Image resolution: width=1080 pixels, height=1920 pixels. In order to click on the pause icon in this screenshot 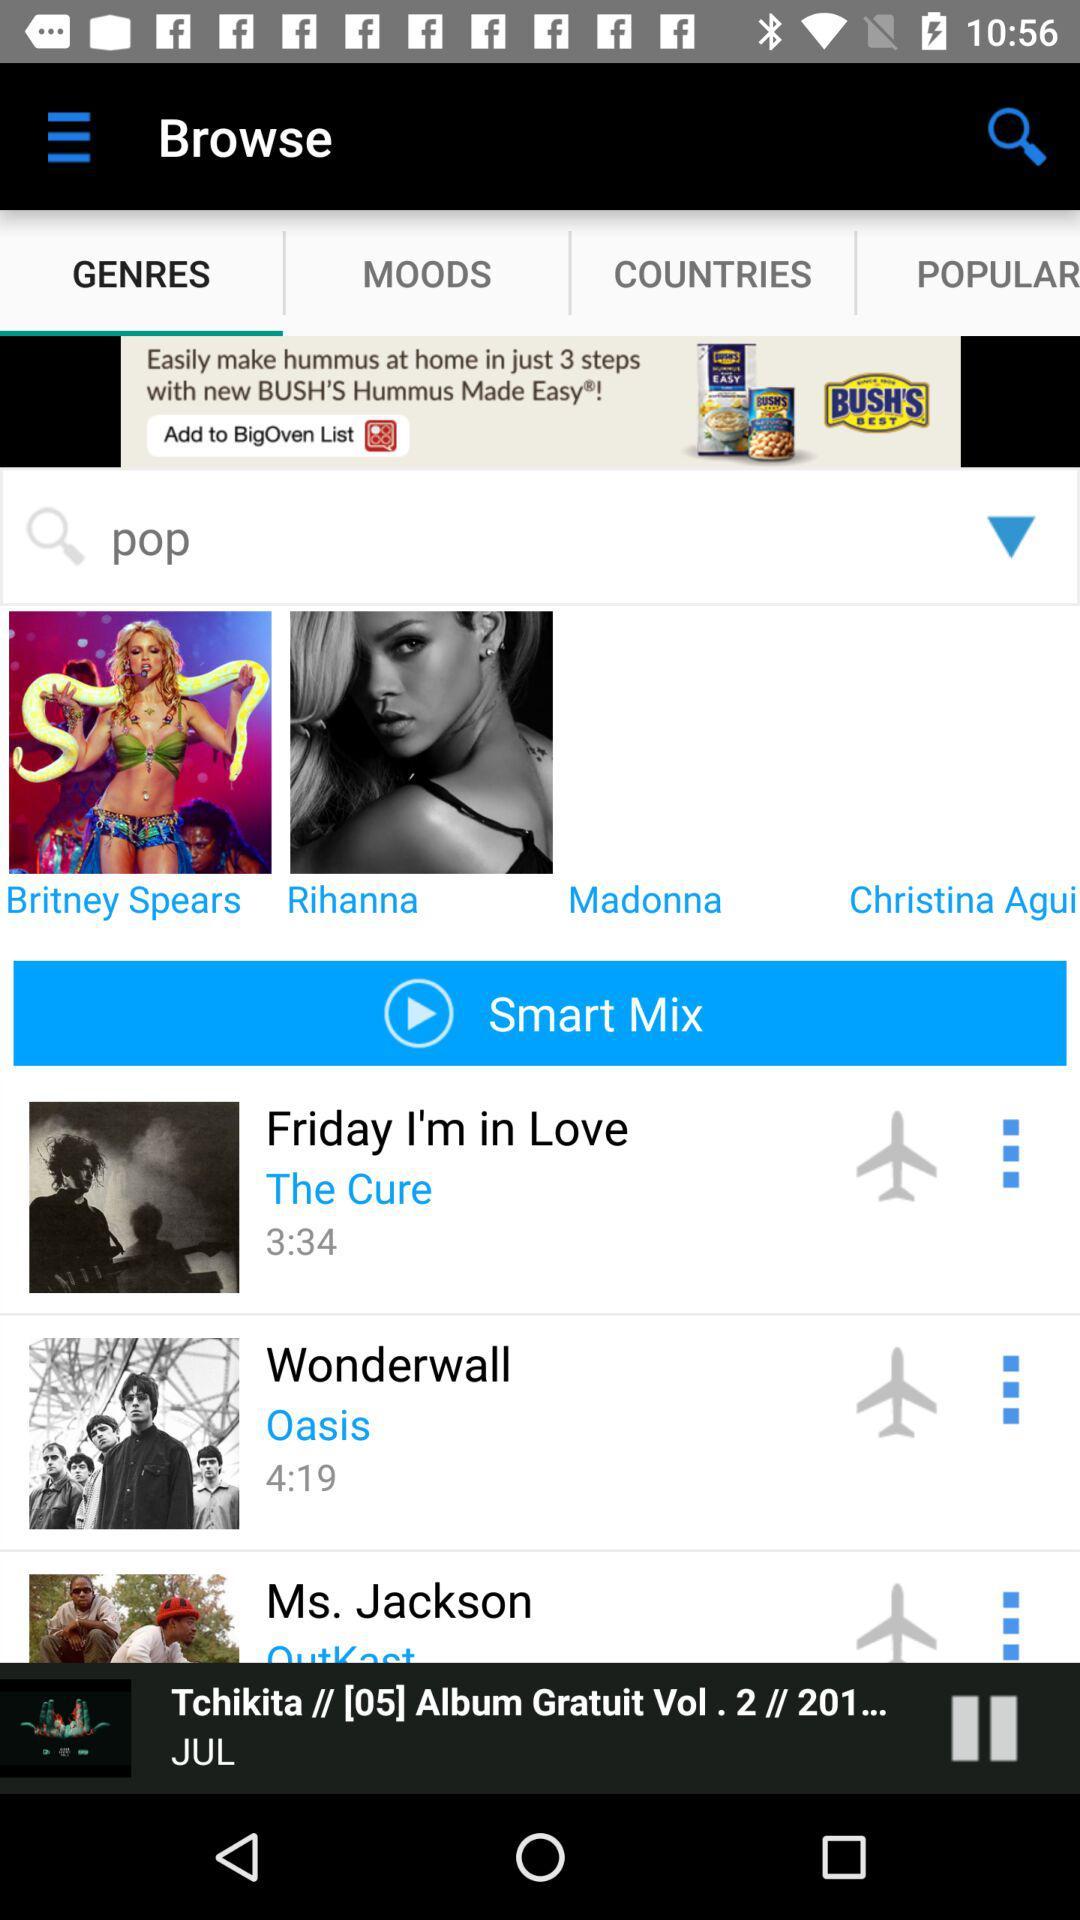, I will do `click(1004, 1727)`.